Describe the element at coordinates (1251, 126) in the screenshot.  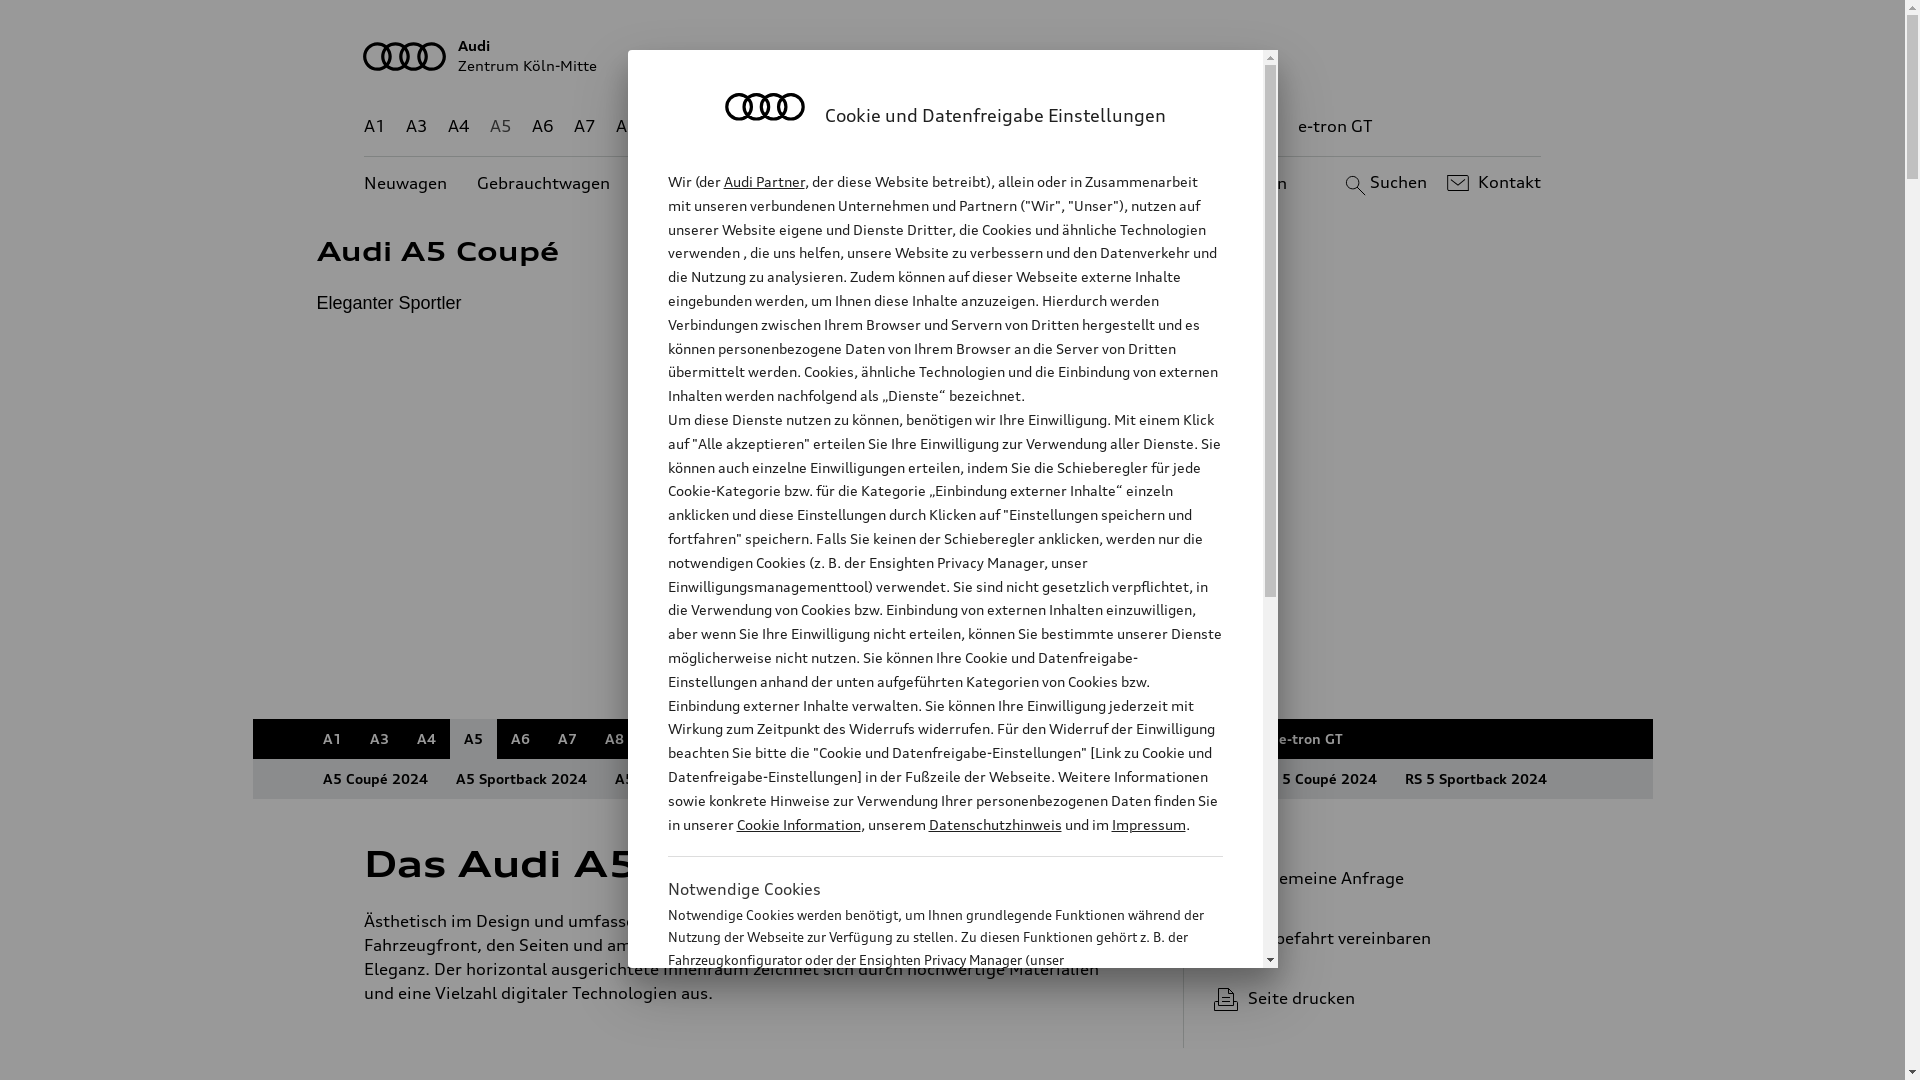
I see `'g-tron'` at that location.